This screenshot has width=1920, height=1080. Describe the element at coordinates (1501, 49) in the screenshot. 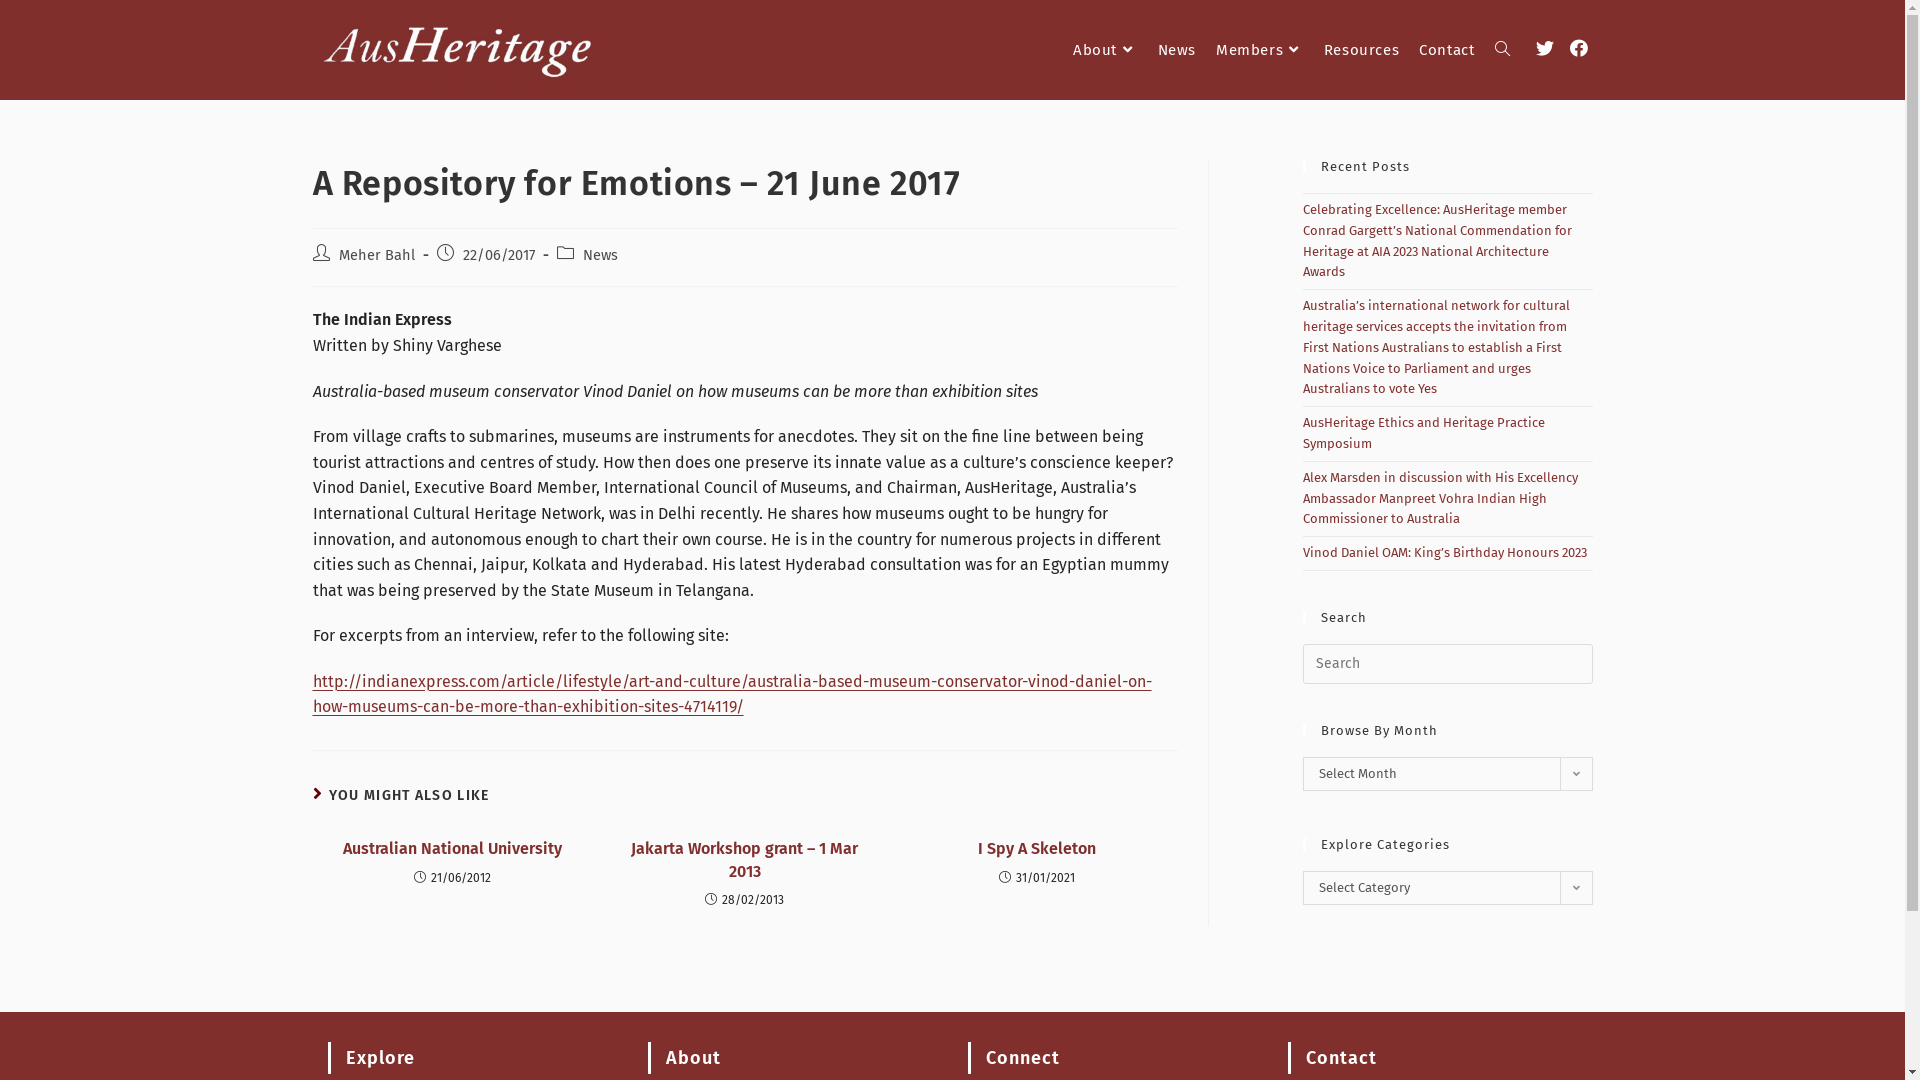

I see `'Toggle Website Search'` at that location.